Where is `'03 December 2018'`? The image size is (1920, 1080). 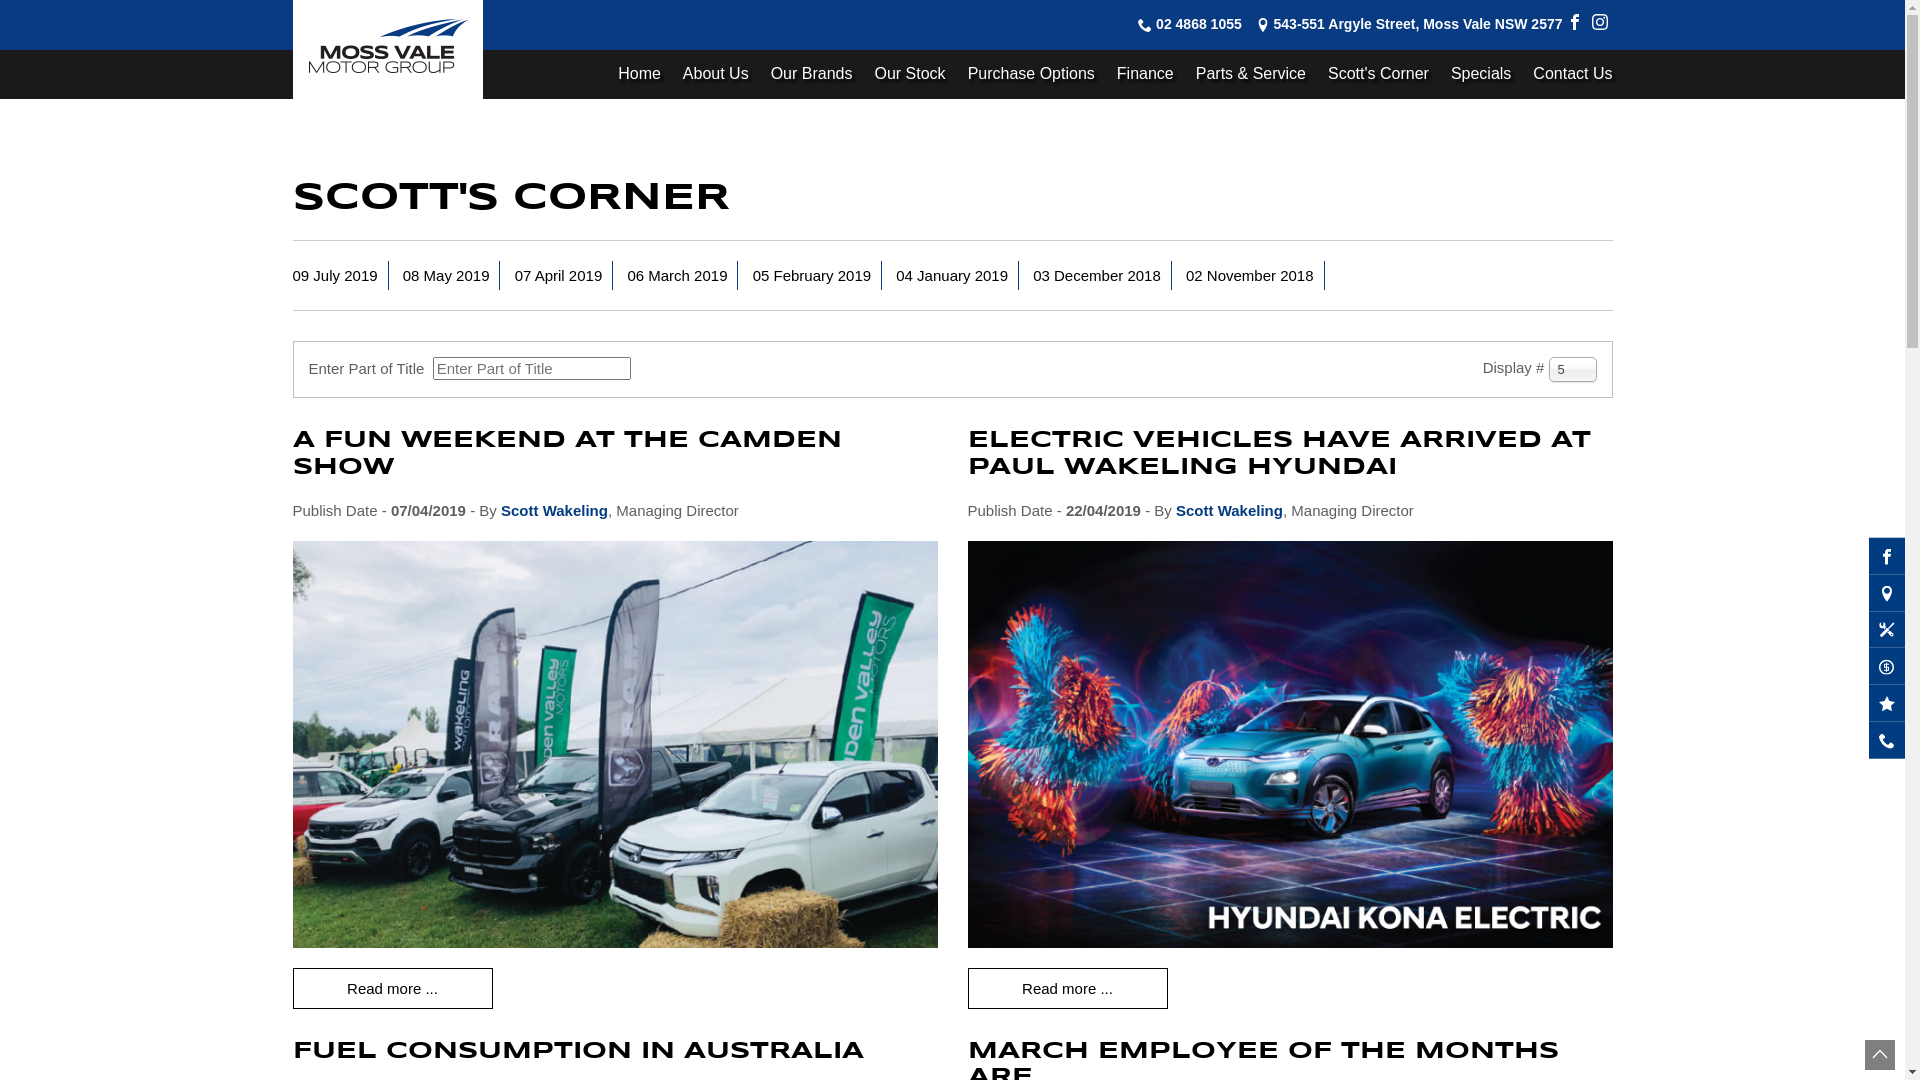 '03 December 2018' is located at coordinates (1096, 275).